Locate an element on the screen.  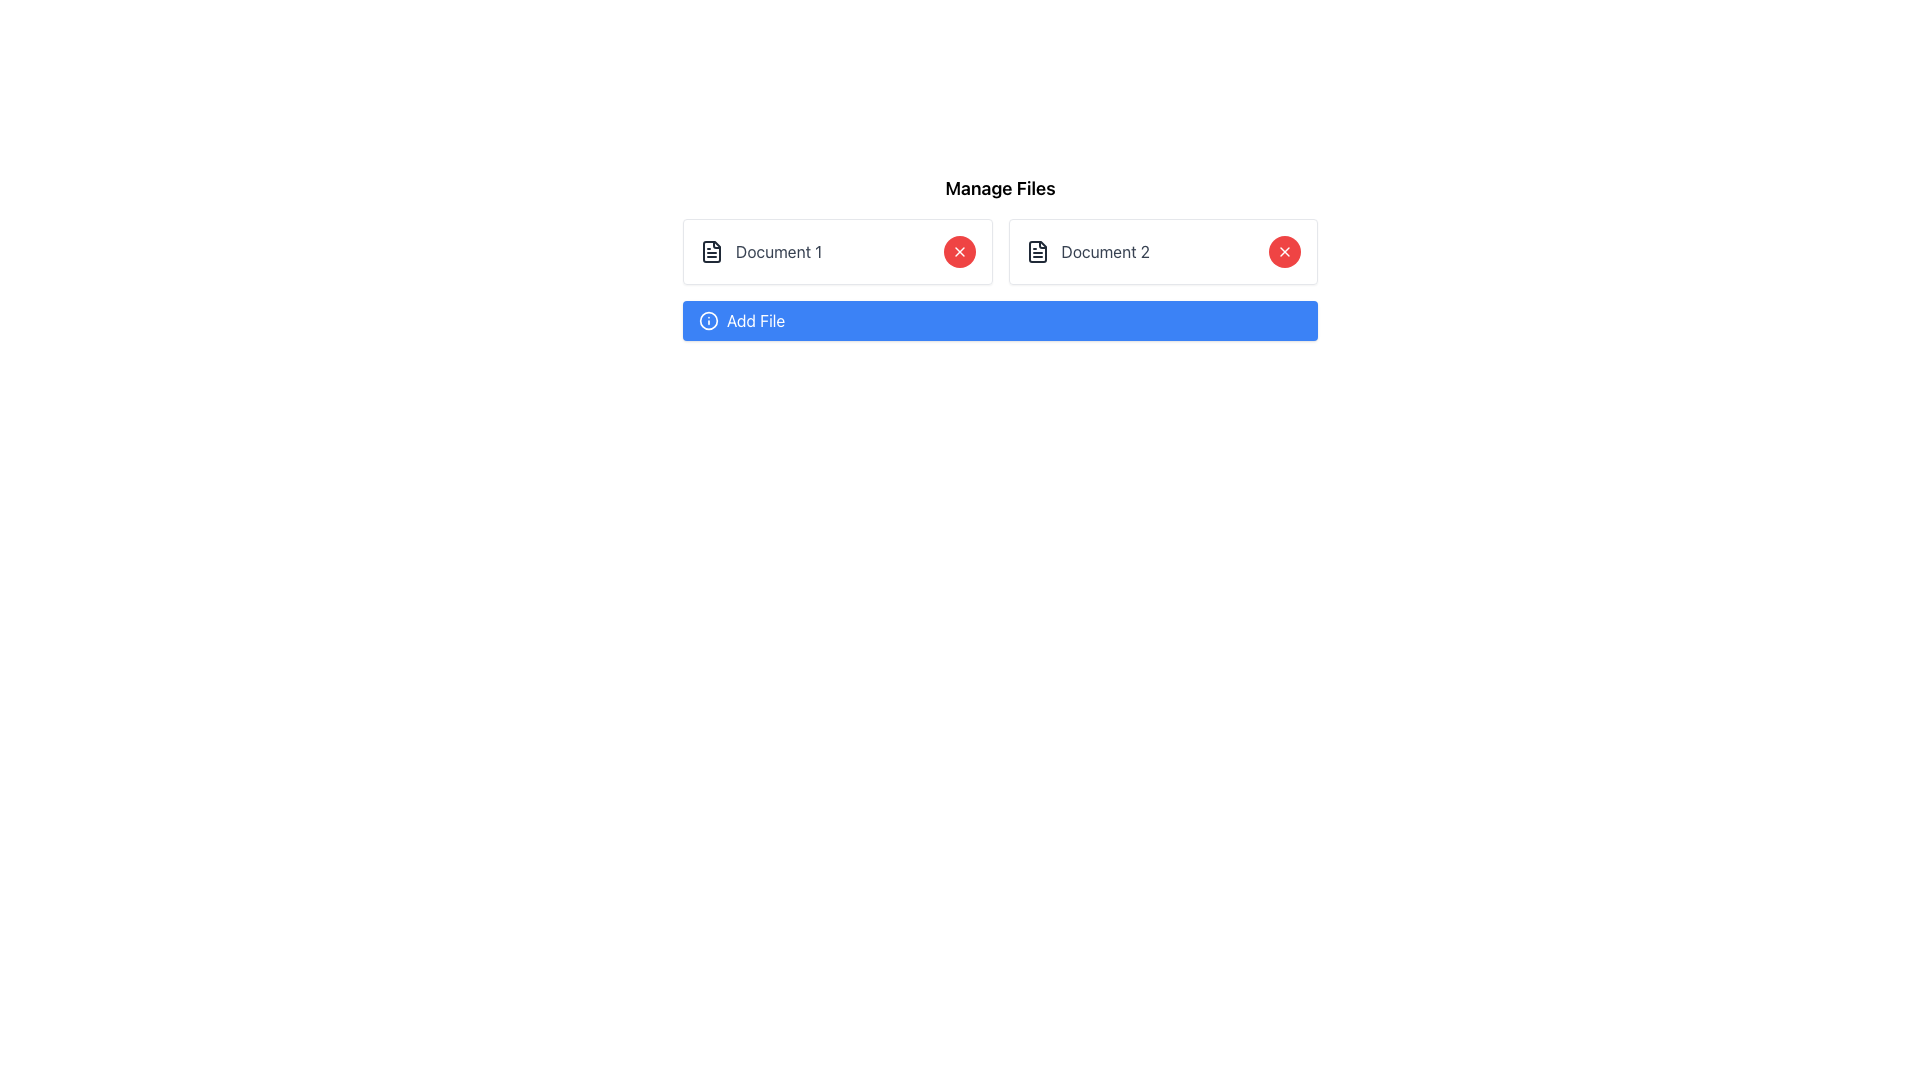
the static text label displaying 'Document 2', located in the second file item under the 'Manage Files' header, positioned between a document icon and a red circular 'X' button is located at coordinates (1104, 250).